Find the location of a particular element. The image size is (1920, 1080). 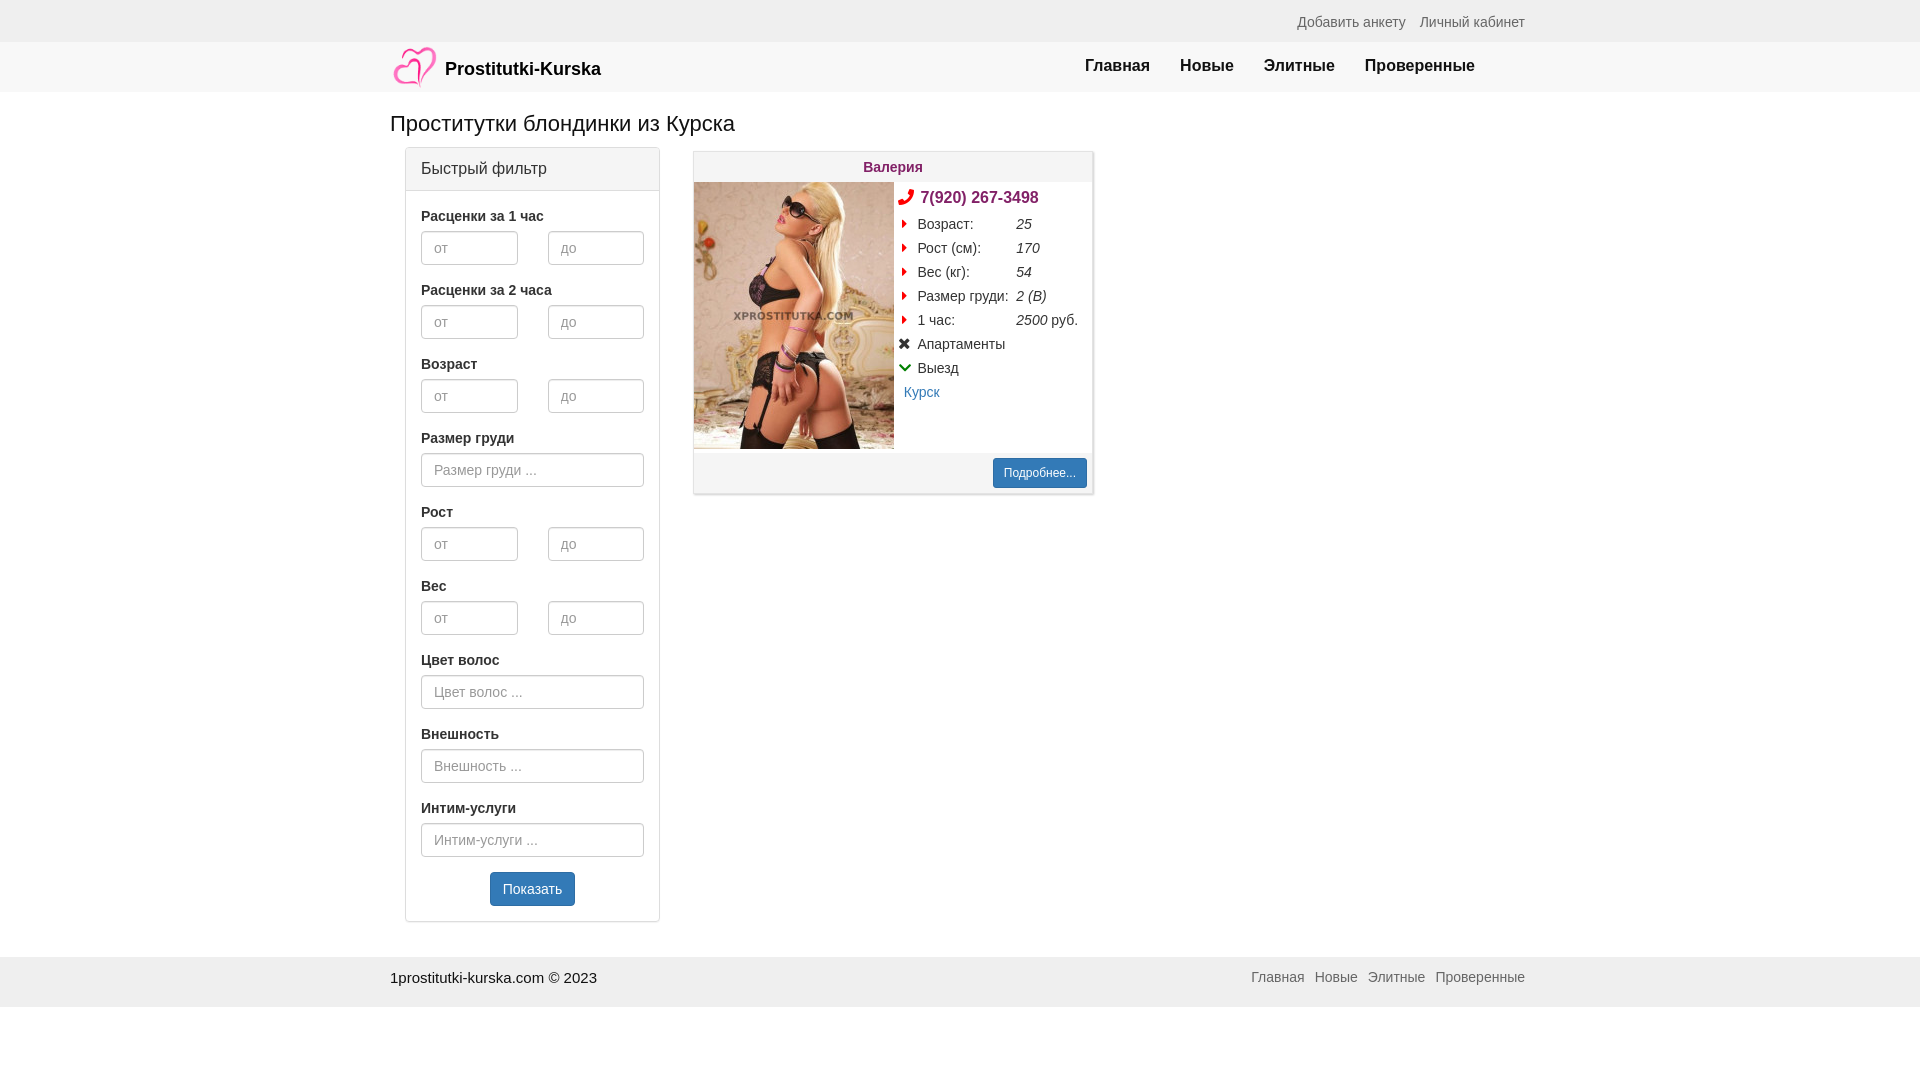

'Prostitutki-Kurska' is located at coordinates (495, 56).